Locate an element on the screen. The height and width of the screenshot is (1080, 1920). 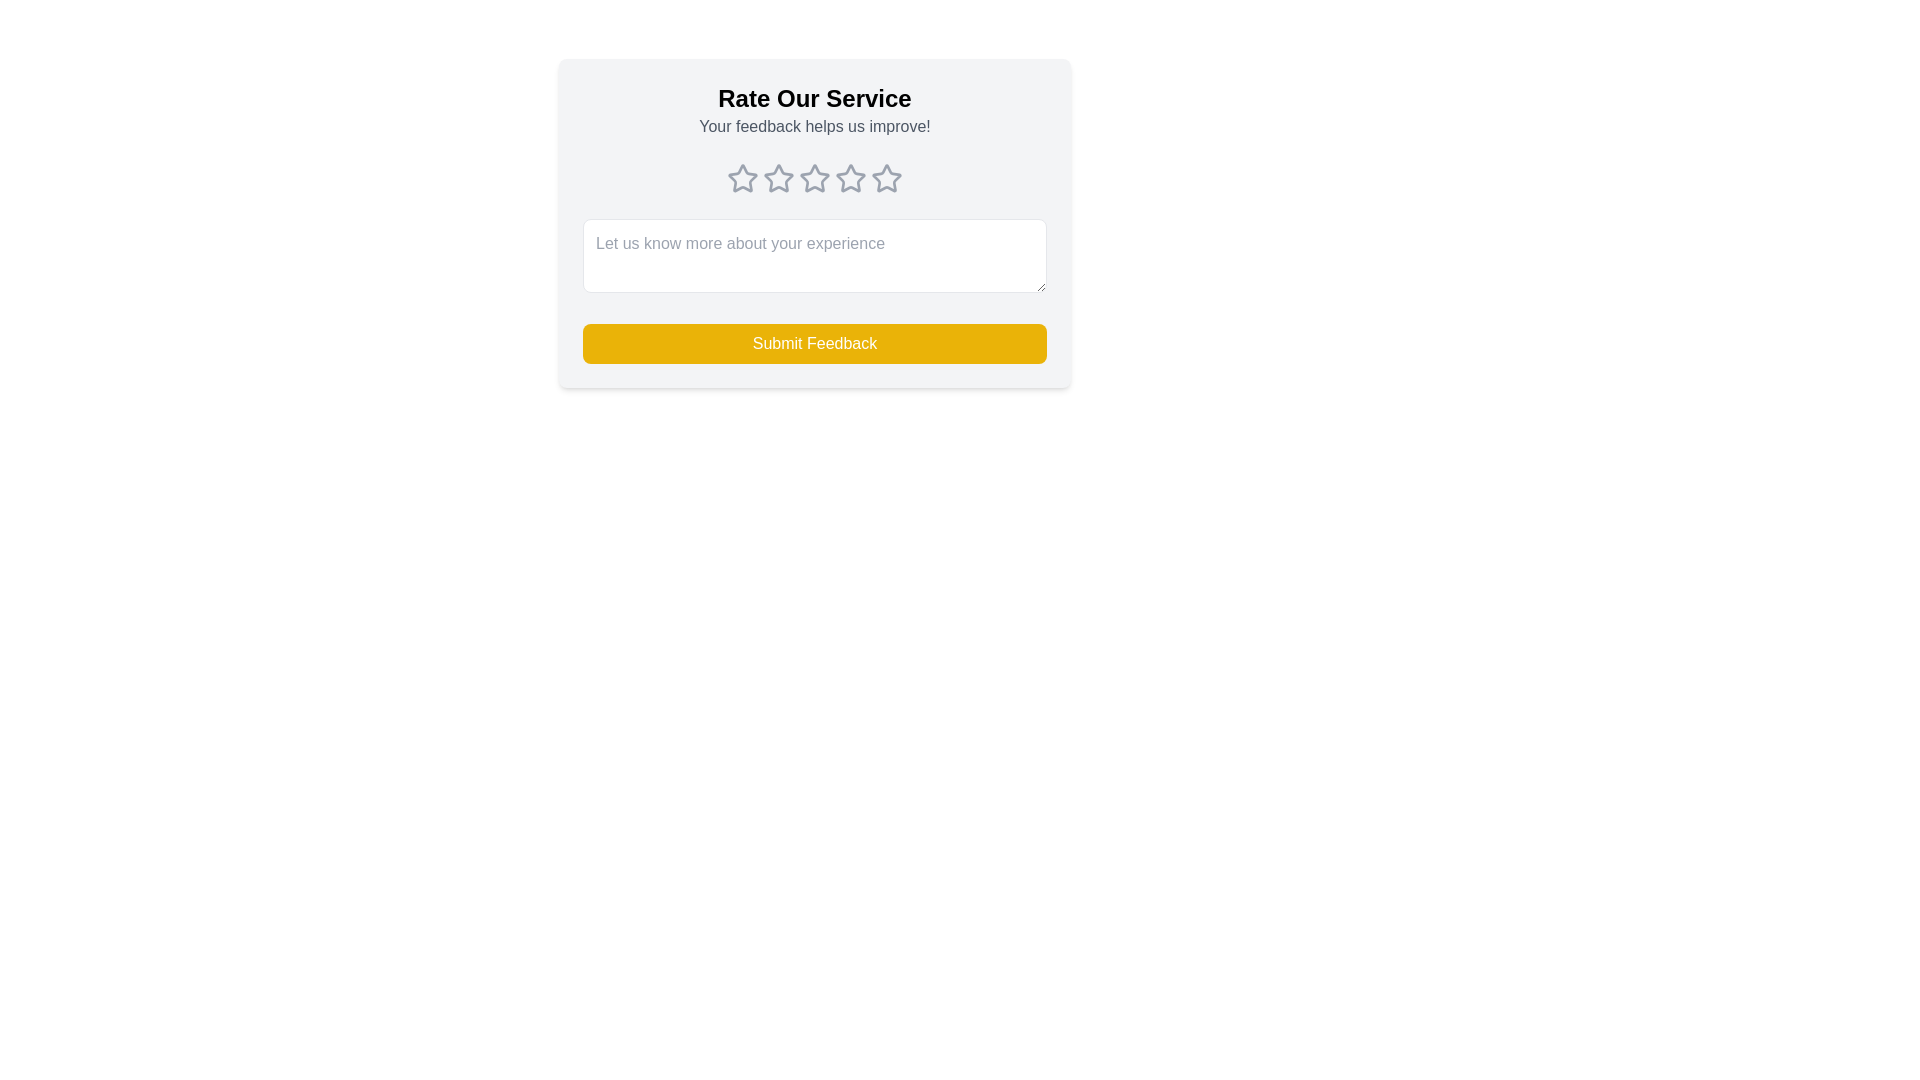
the far-left one-star rating icon in the feedback form located under the 'Rate Our Service' title is located at coordinates (742, 177).